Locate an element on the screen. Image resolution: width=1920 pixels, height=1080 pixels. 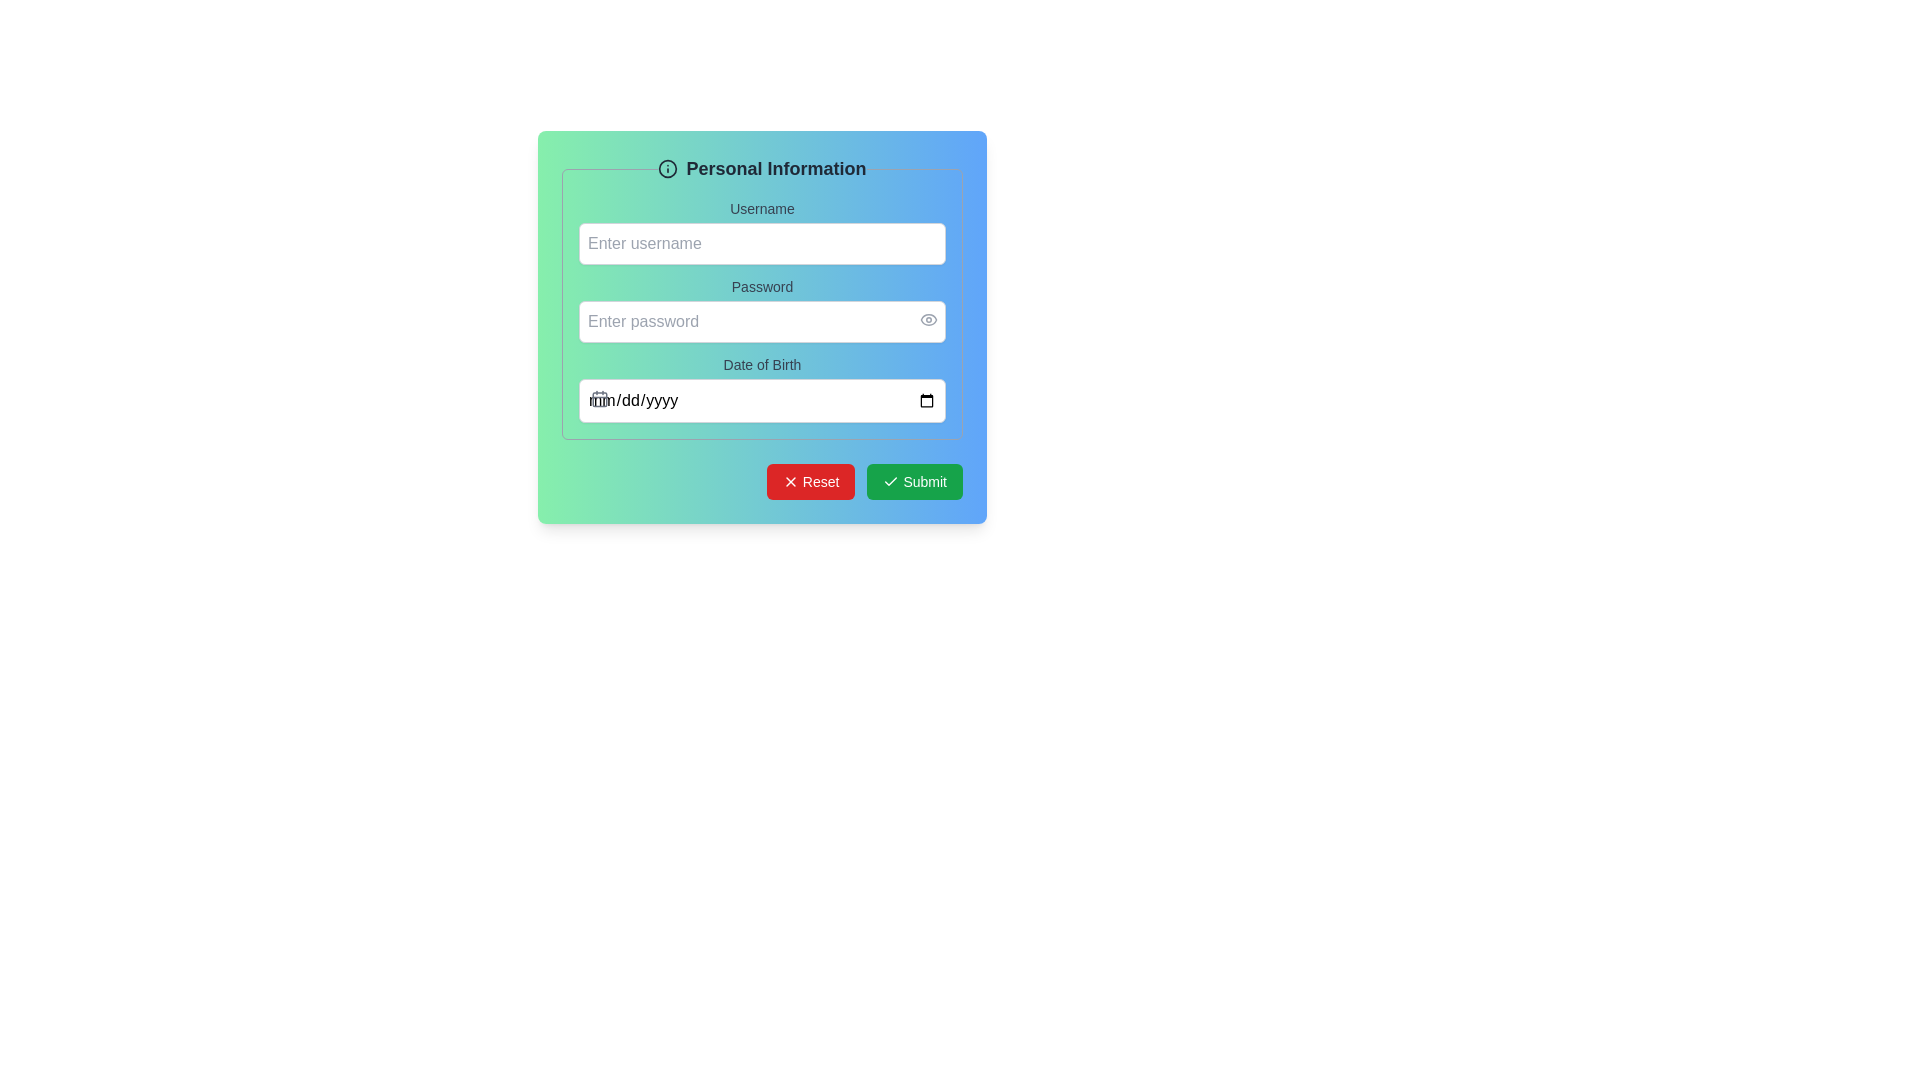
the eye-shaped button is located at coordinates (928, 319).